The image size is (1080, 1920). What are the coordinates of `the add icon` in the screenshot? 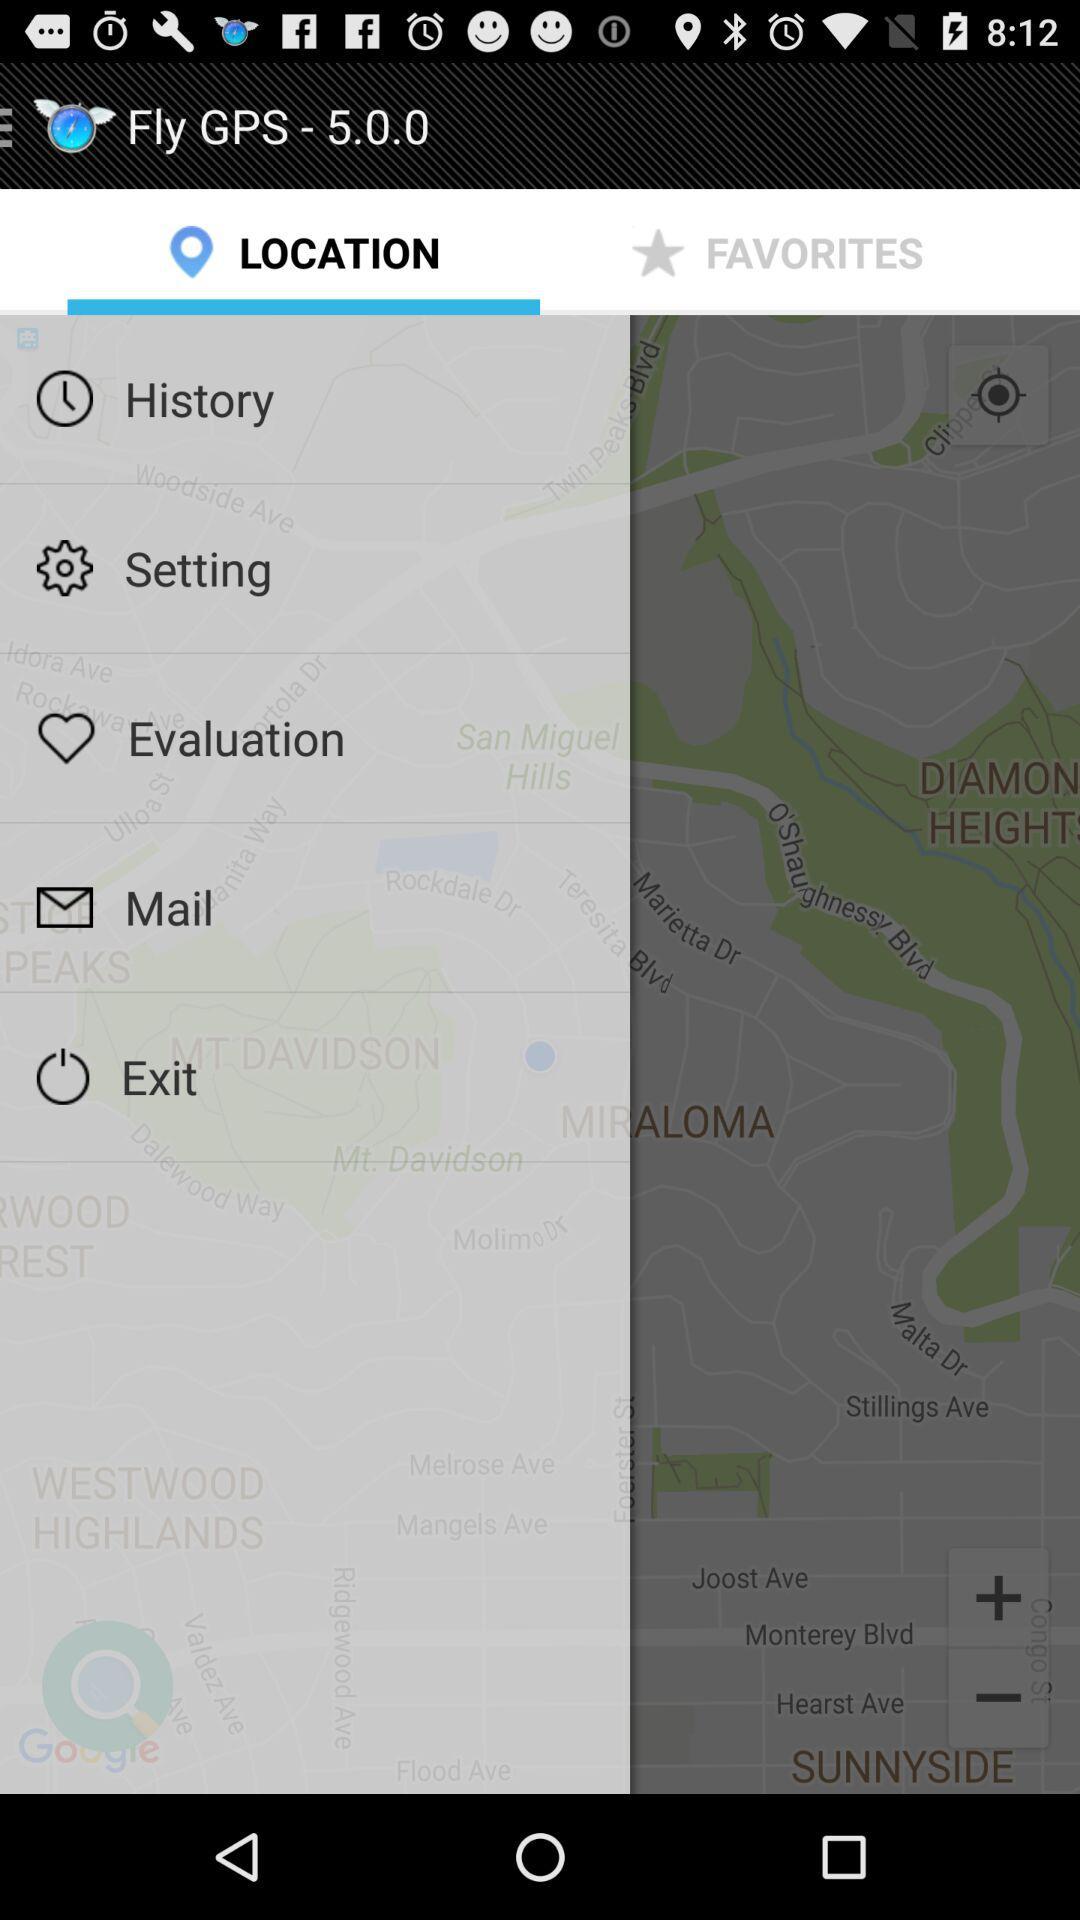 It's located at (998, 1707).